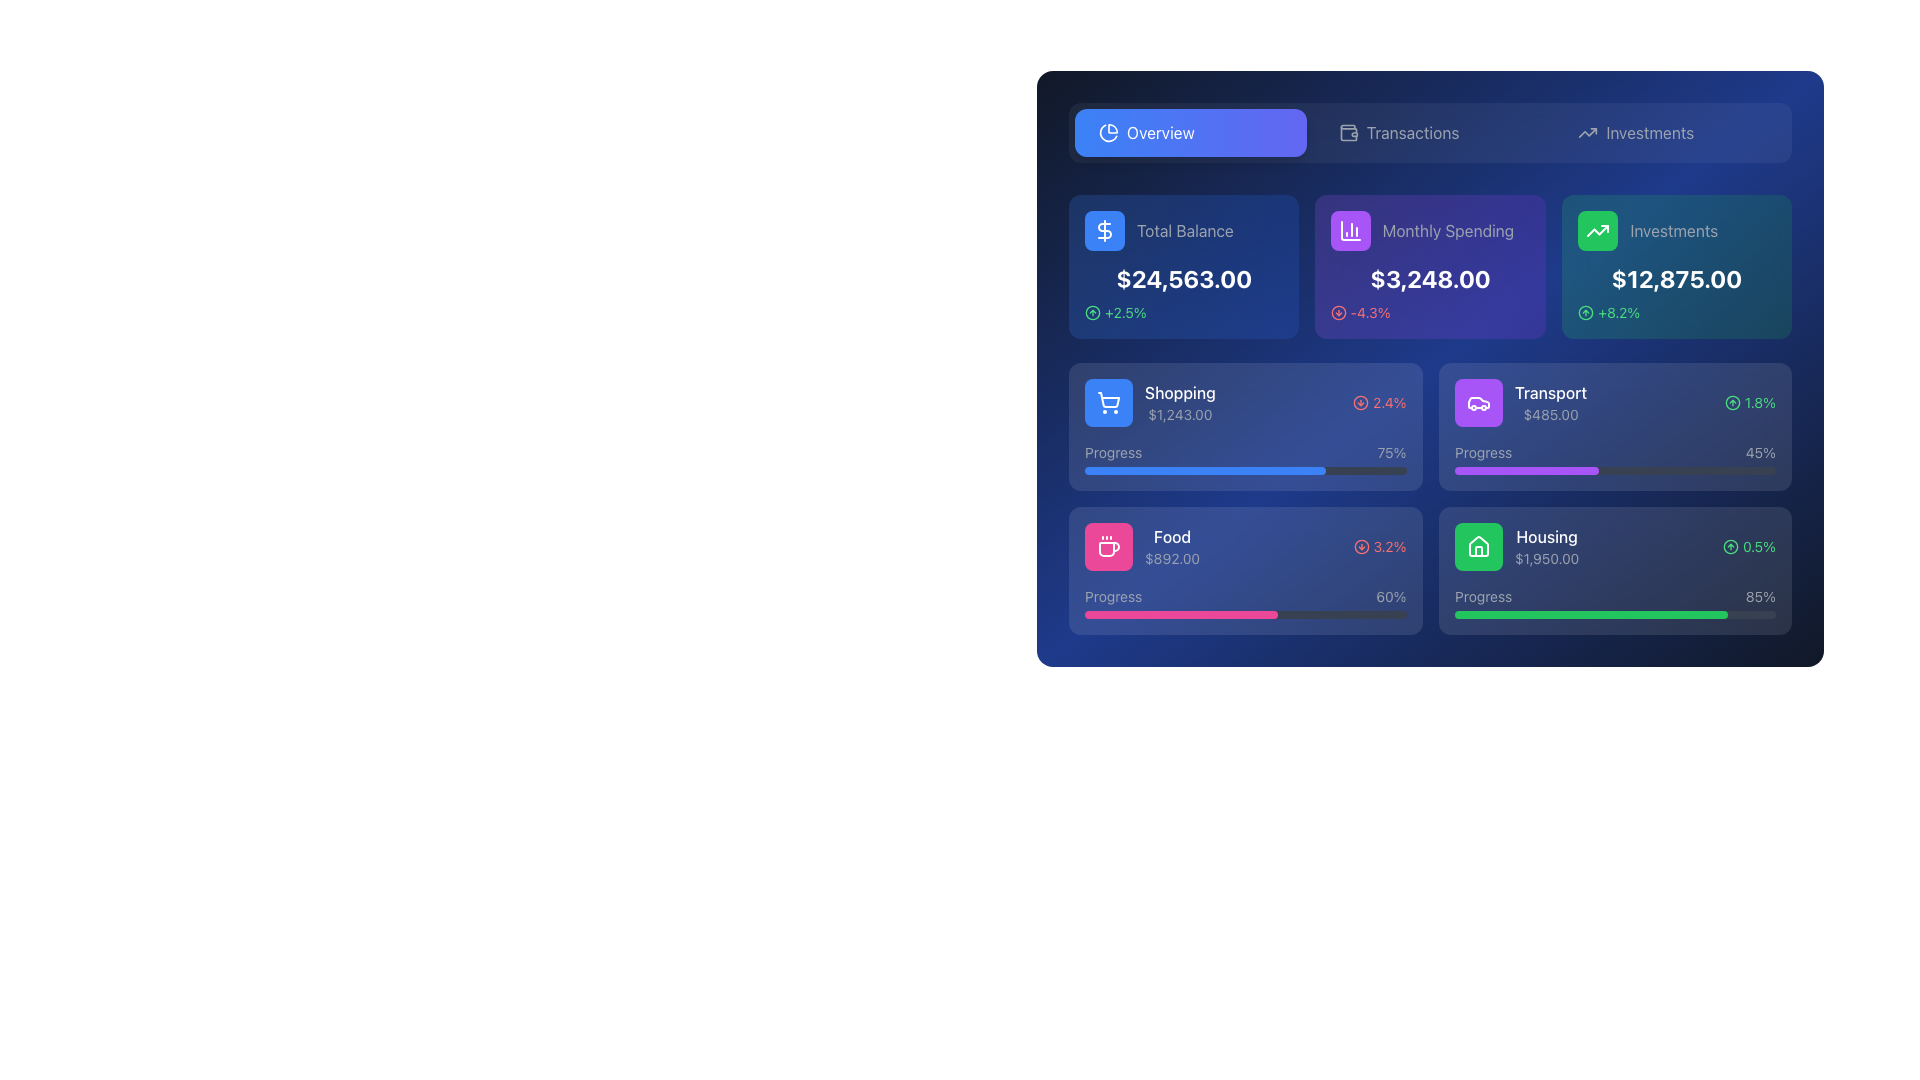  I want to click on the green circular arrow icon indicating an upwards trend located in the 'Investments' section, positioned left of the '+8.2%' percentage text, so click(1584, 312).